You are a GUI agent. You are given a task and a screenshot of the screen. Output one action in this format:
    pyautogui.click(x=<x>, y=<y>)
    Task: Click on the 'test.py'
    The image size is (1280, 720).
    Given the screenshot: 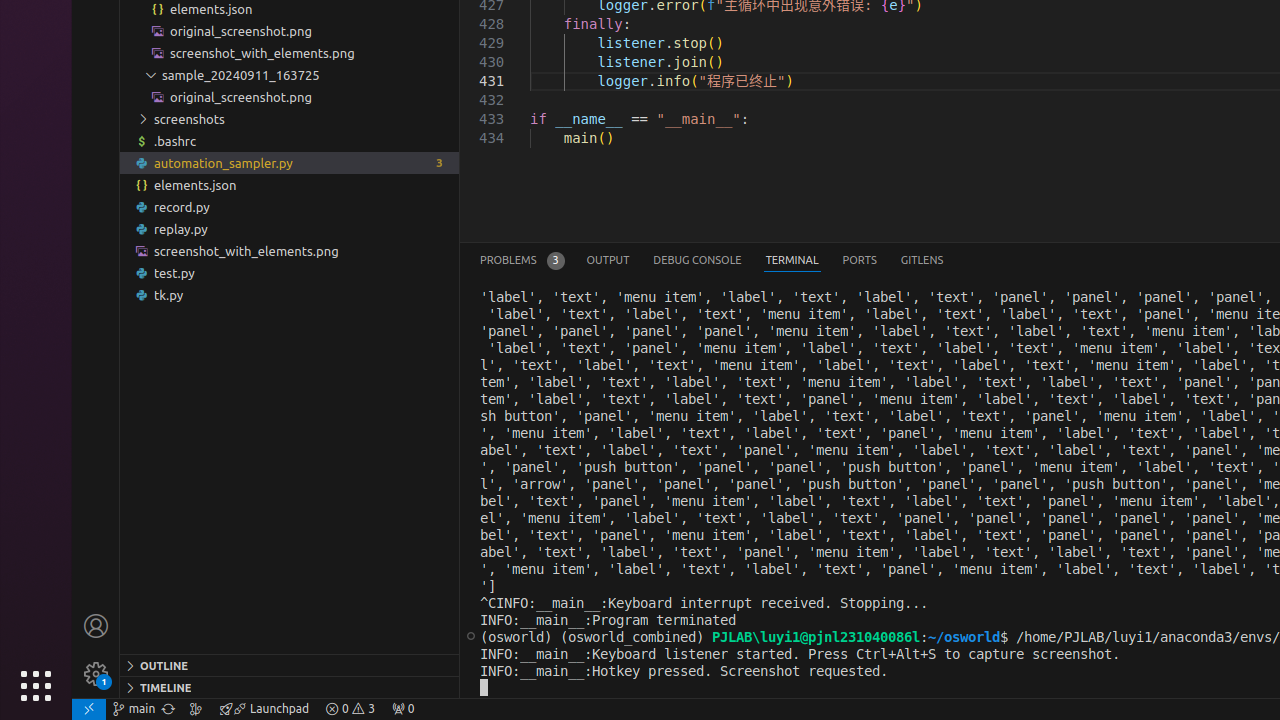 What is the action you would take?
    pyautogui.click(x=288, y=273)
    